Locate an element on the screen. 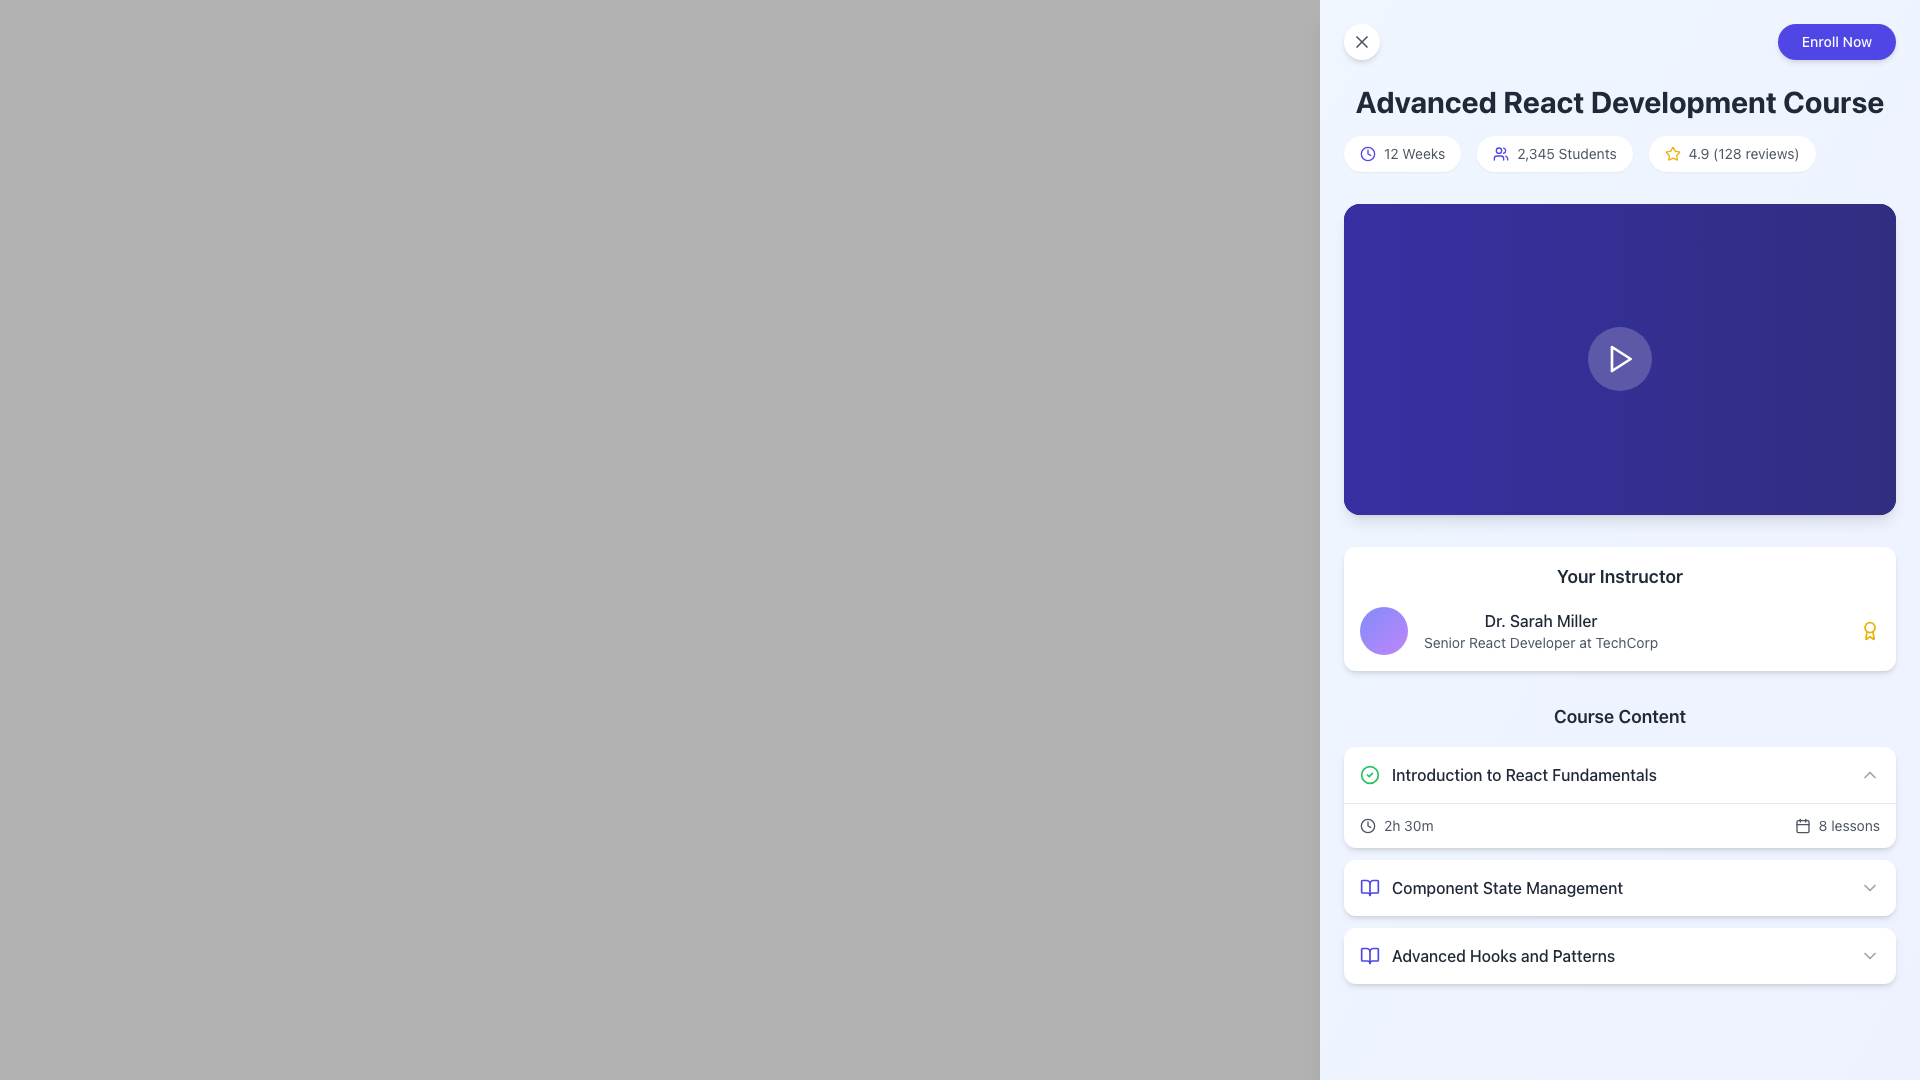 The width and height of the screenshot is (1920, 1080). the list item containing the text 'Component State Management' with an indigo book icon is located at coordinates (1491, 886).